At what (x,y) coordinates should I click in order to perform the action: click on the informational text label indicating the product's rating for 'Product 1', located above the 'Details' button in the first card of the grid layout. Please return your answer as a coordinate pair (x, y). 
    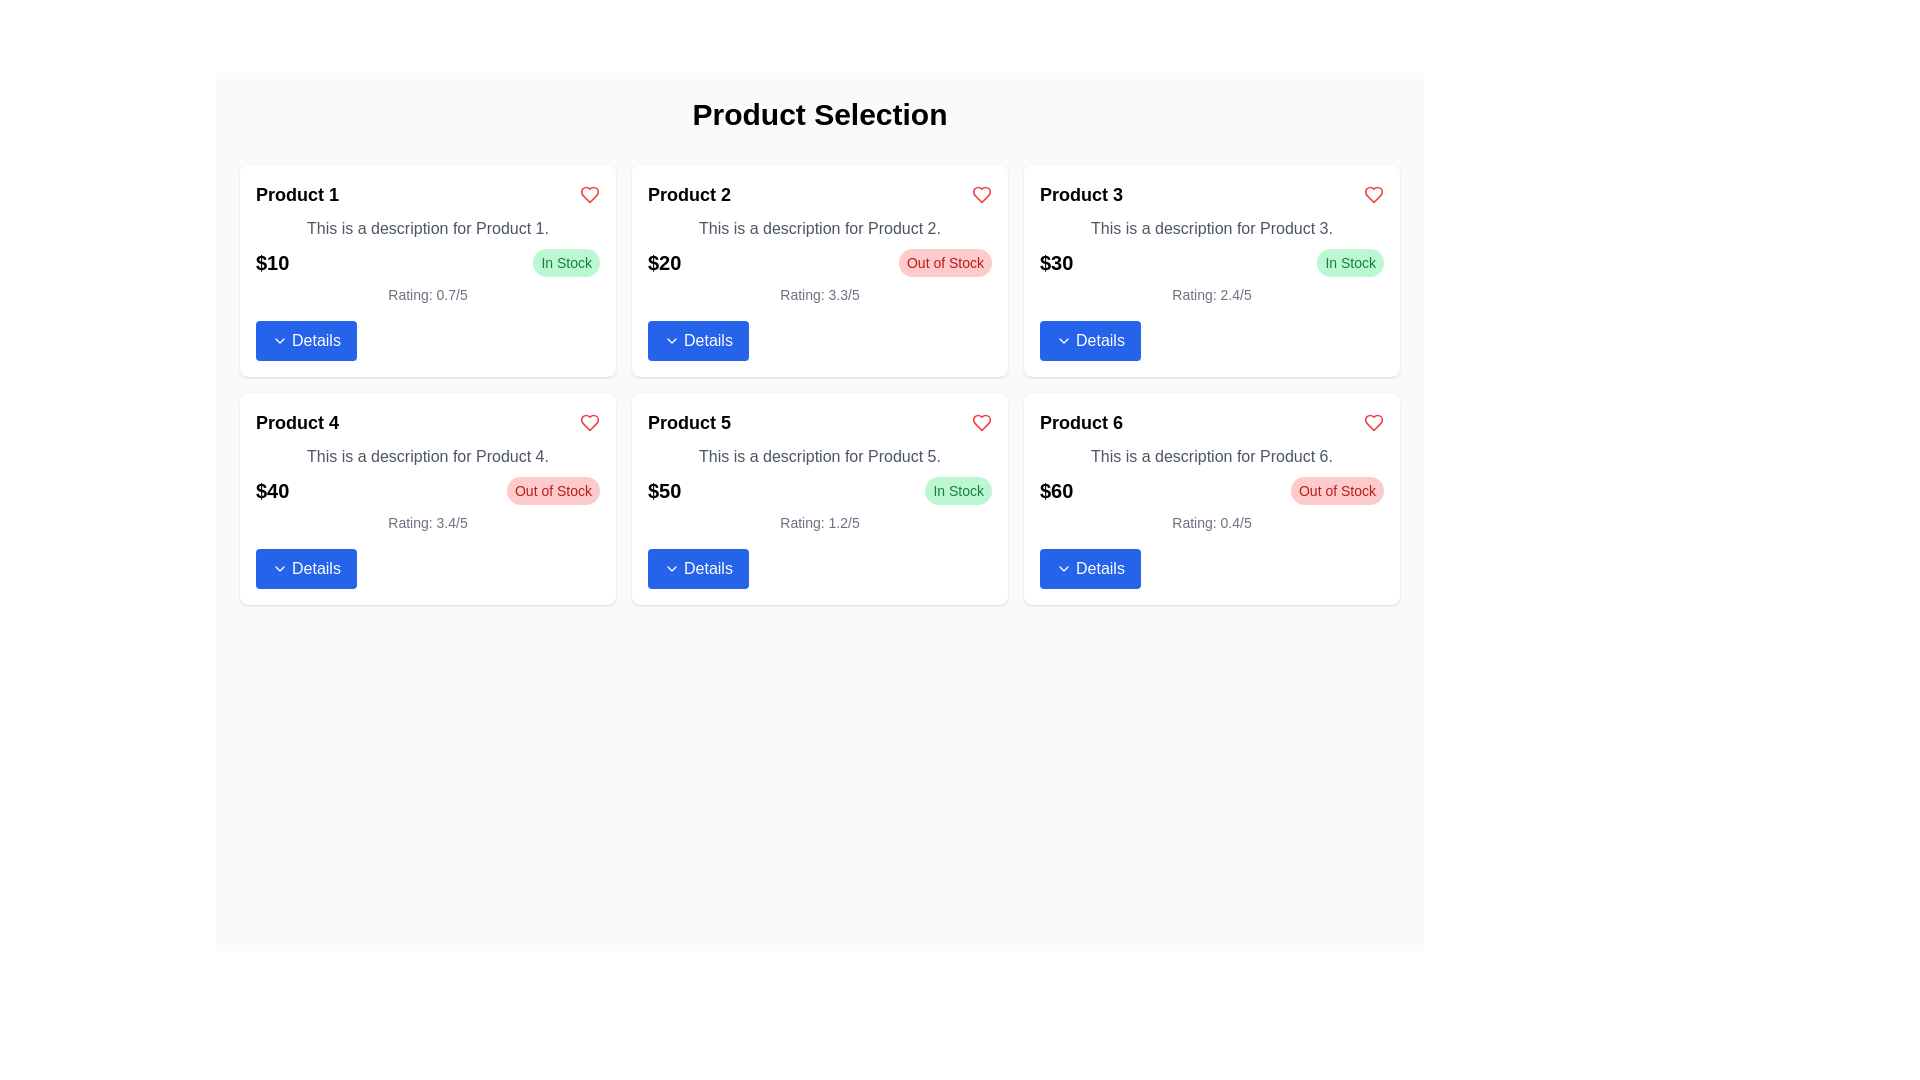
    Looking at the image, I should click on (426, 294).